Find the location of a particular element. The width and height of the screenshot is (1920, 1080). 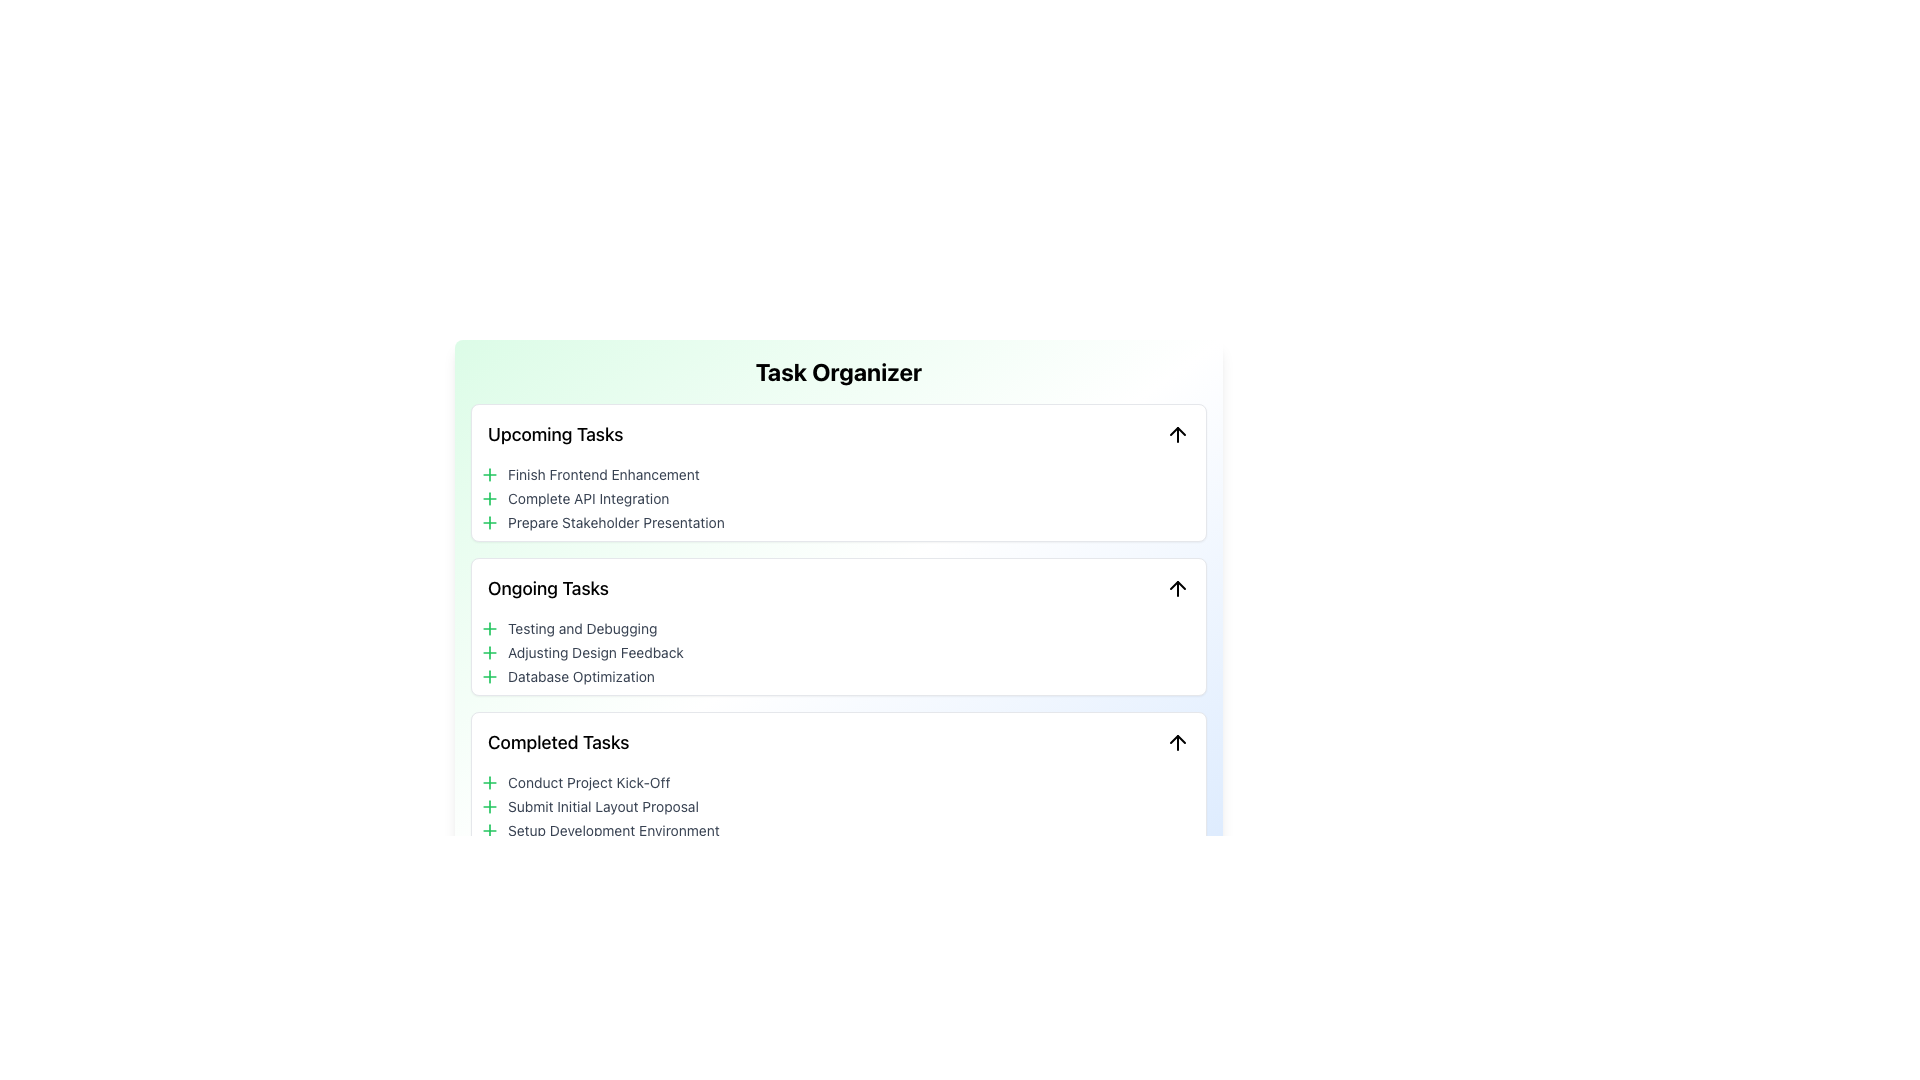

the button that expands or adds a task related to 'Testing and Debugging' in the 'Ongoing Tasks' section is located at coordinates (489, 627).